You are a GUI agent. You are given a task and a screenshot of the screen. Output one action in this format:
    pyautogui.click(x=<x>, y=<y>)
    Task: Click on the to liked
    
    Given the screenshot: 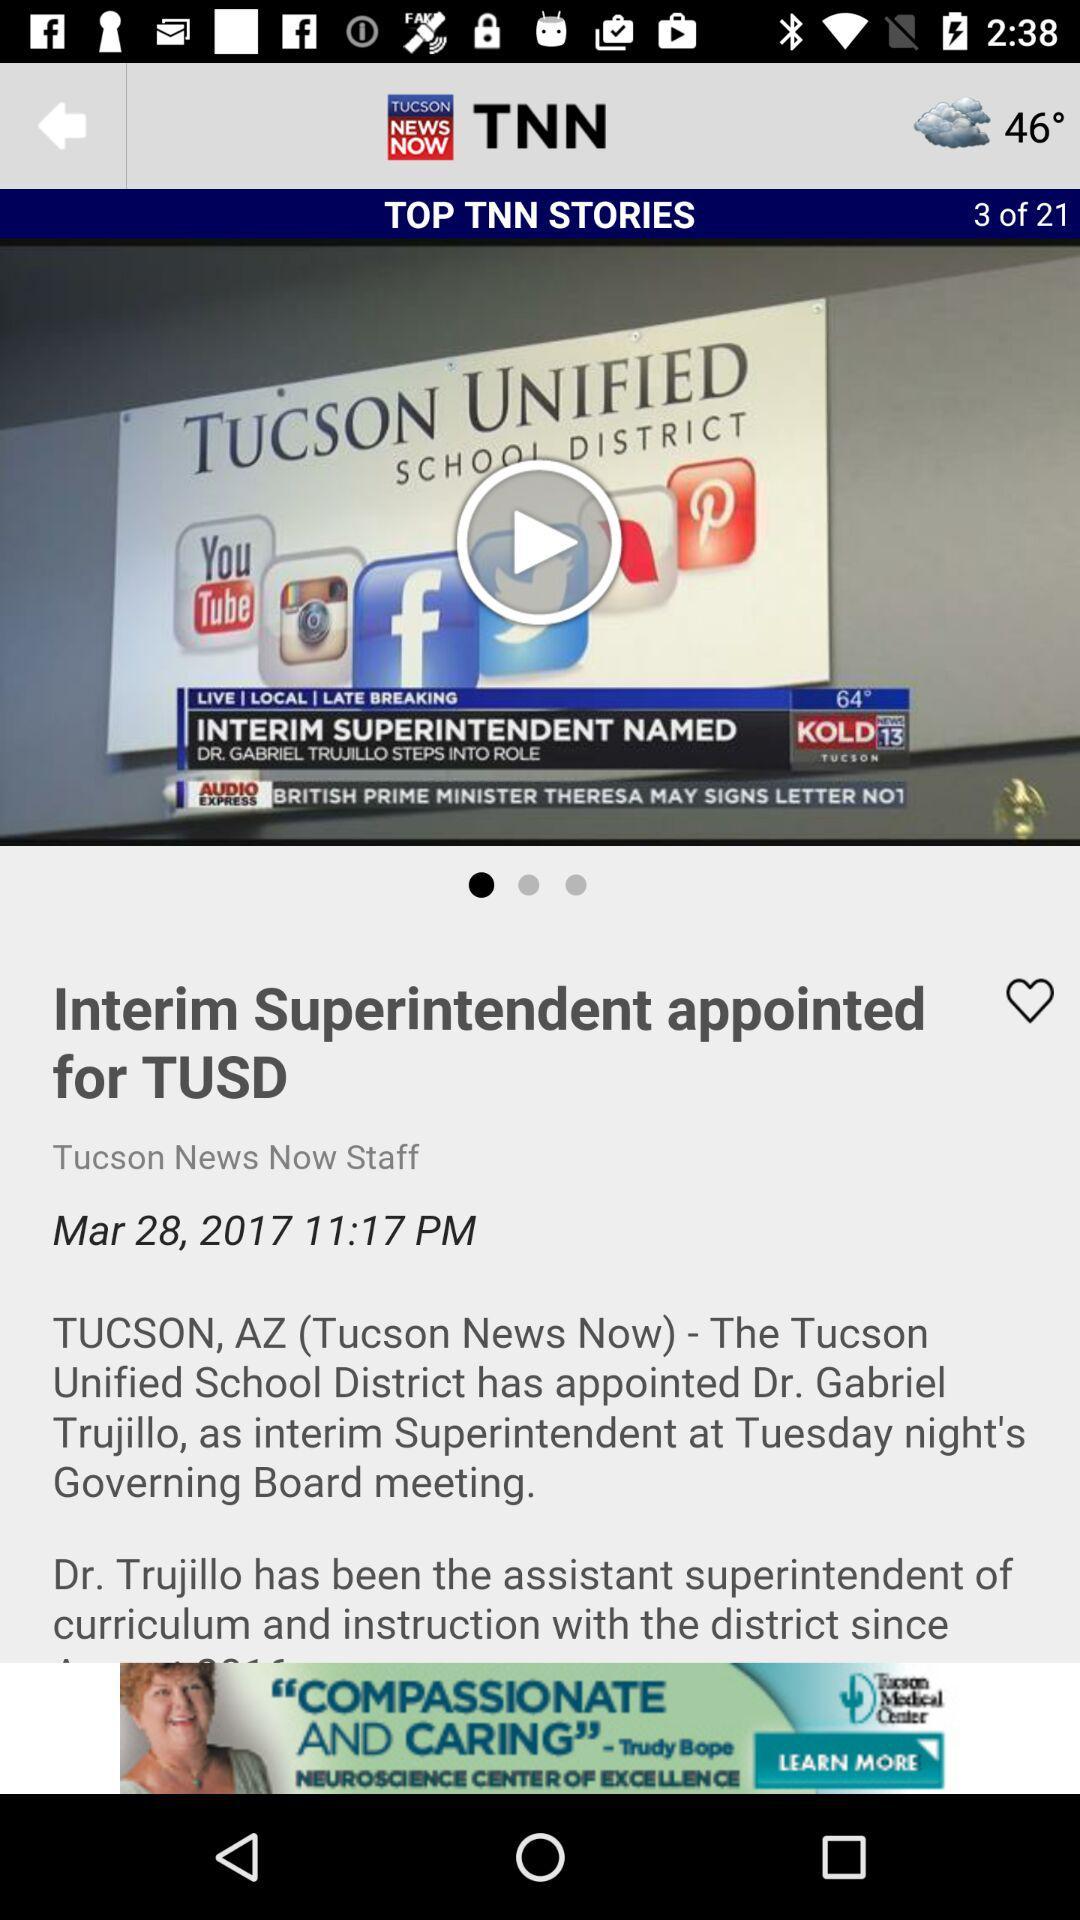 What is the action you would take?
    pyautogui.click(x=1017, y=1000)
    